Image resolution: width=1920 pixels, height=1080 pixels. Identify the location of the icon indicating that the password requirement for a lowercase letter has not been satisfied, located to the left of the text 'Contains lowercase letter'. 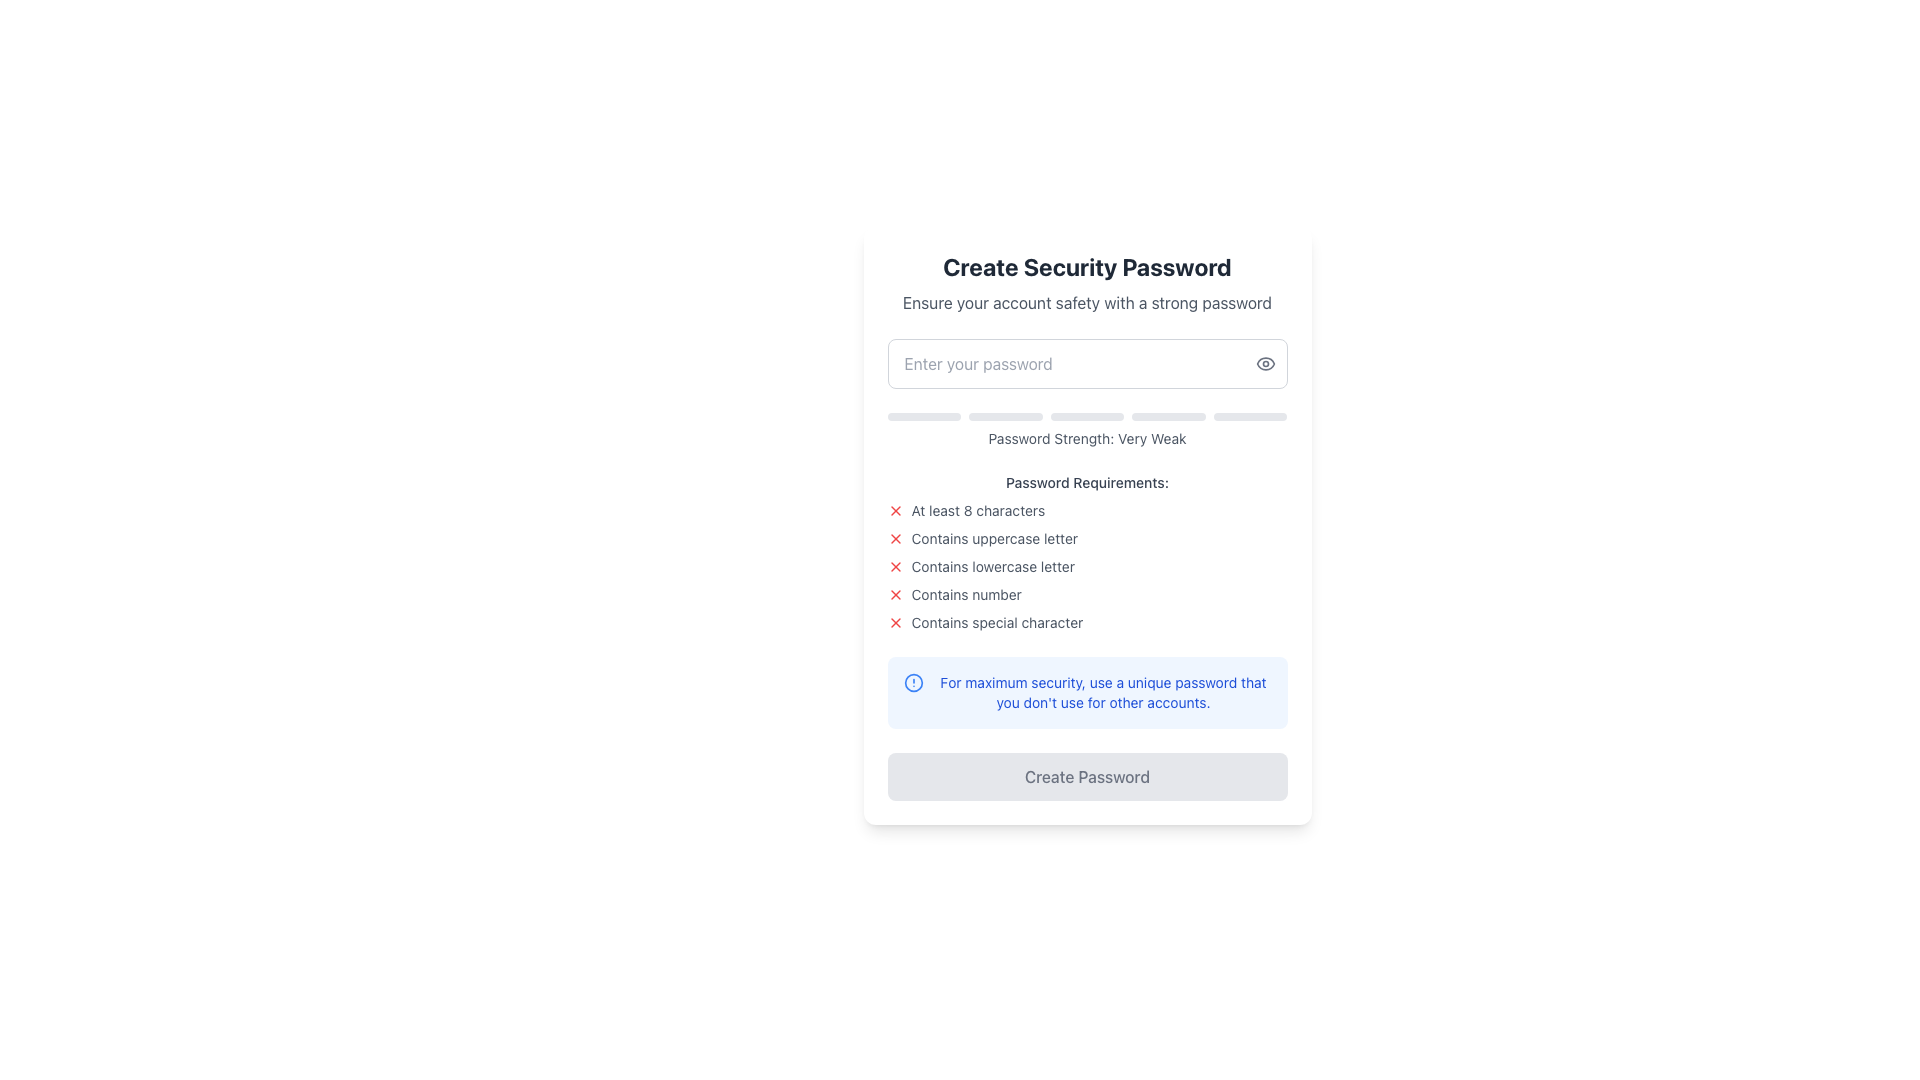
(894, 567).